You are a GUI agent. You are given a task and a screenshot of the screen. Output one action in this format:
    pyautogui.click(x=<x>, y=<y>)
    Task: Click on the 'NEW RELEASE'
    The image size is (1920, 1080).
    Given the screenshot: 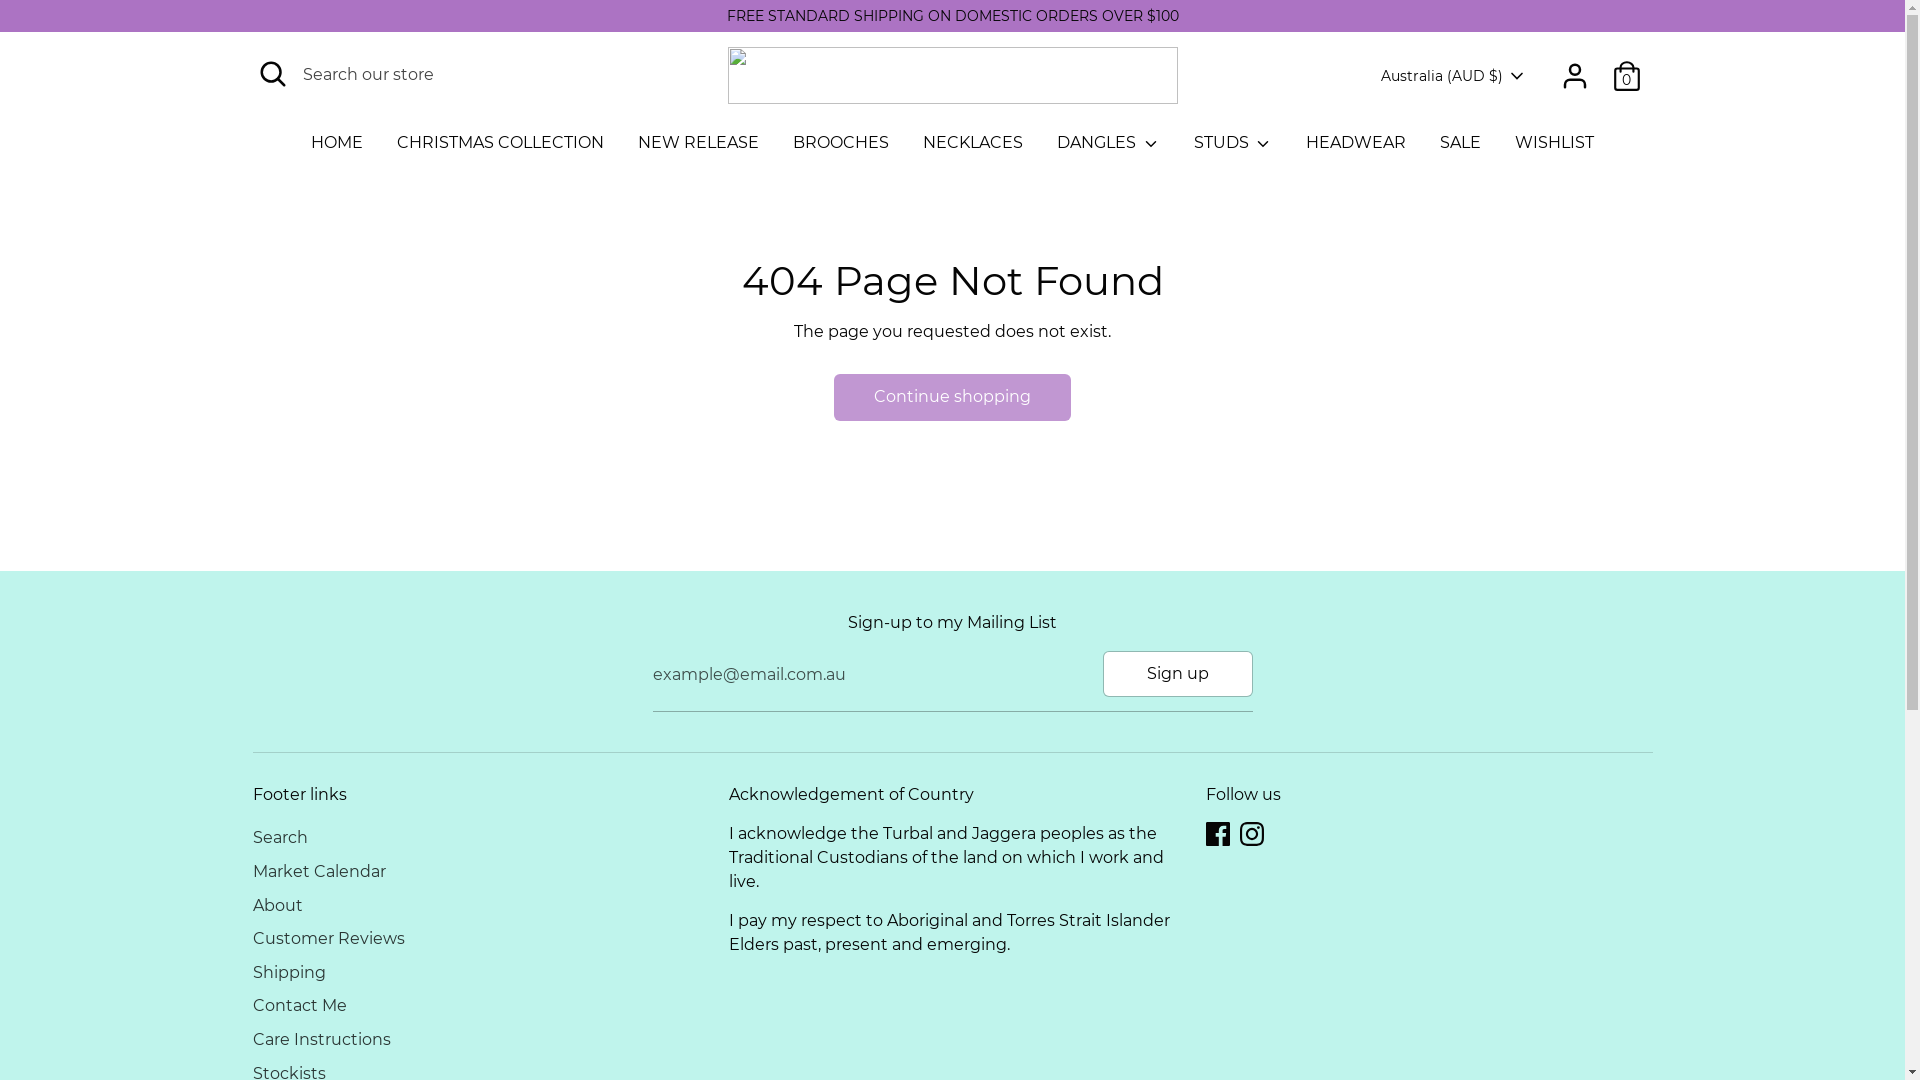 What is the action you would take?
    pyautogui.click(x=698, y=148)
    